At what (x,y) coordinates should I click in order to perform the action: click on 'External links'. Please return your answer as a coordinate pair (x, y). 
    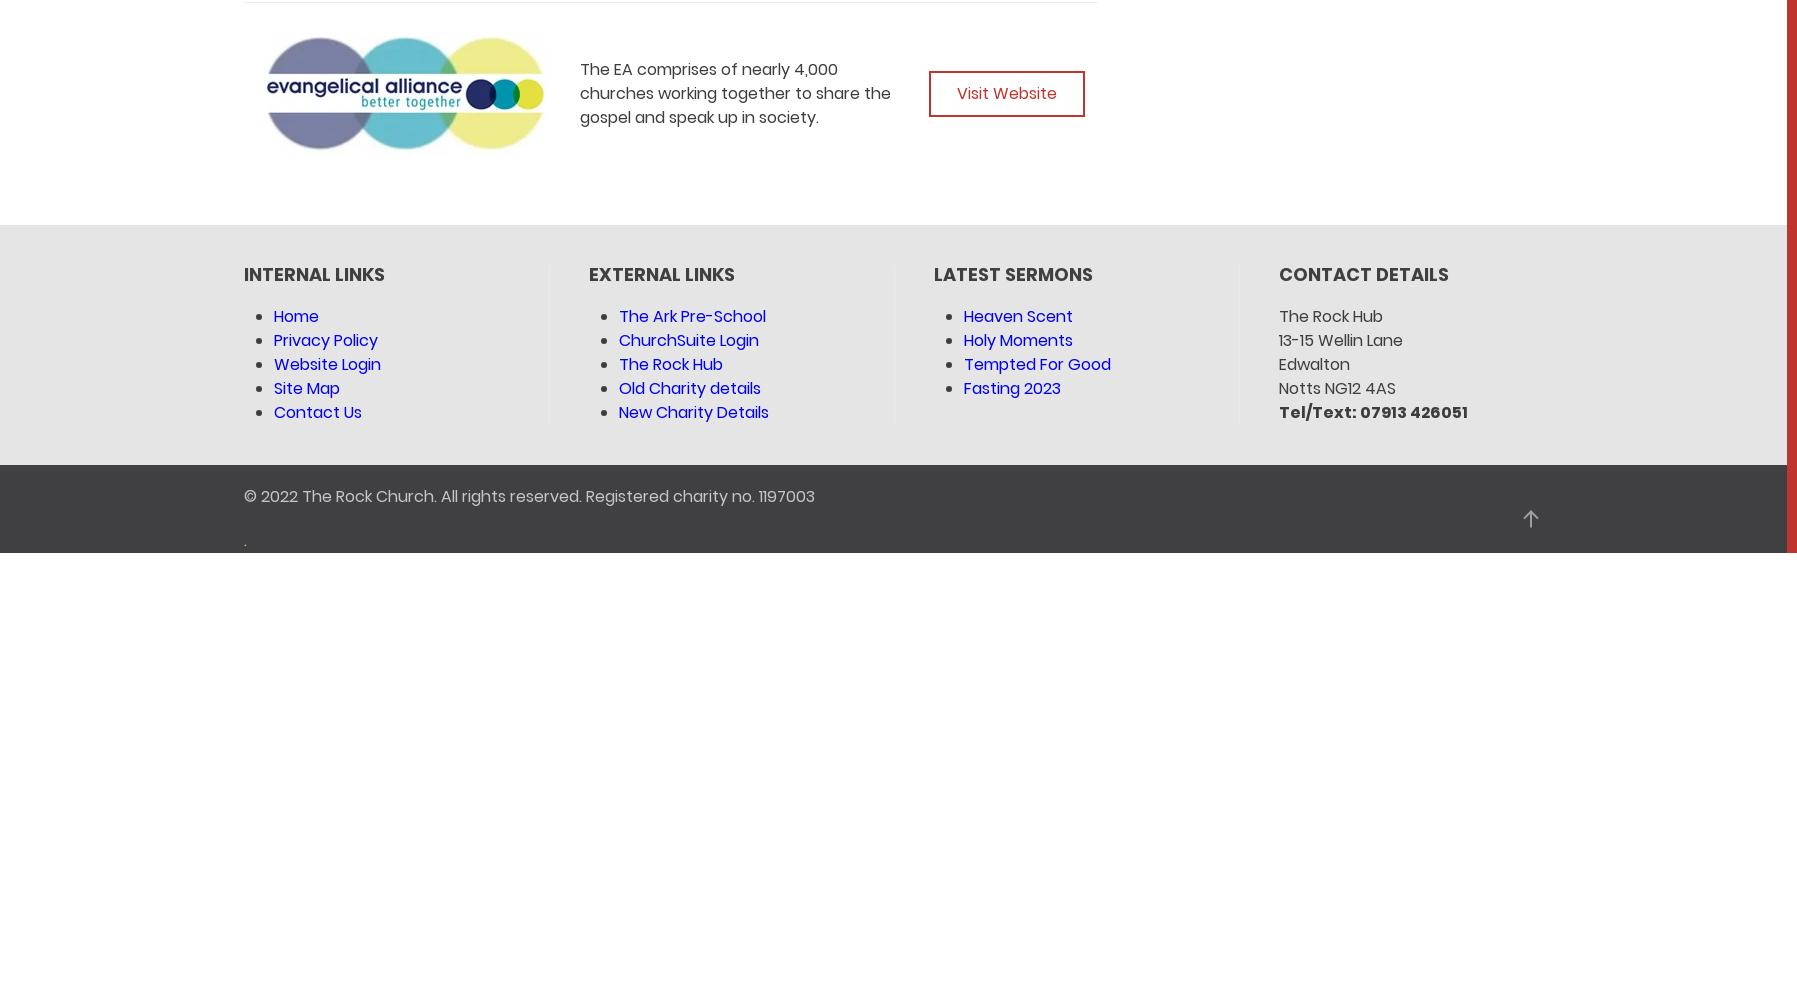
    Looking at the image, I should click on (660, 274).